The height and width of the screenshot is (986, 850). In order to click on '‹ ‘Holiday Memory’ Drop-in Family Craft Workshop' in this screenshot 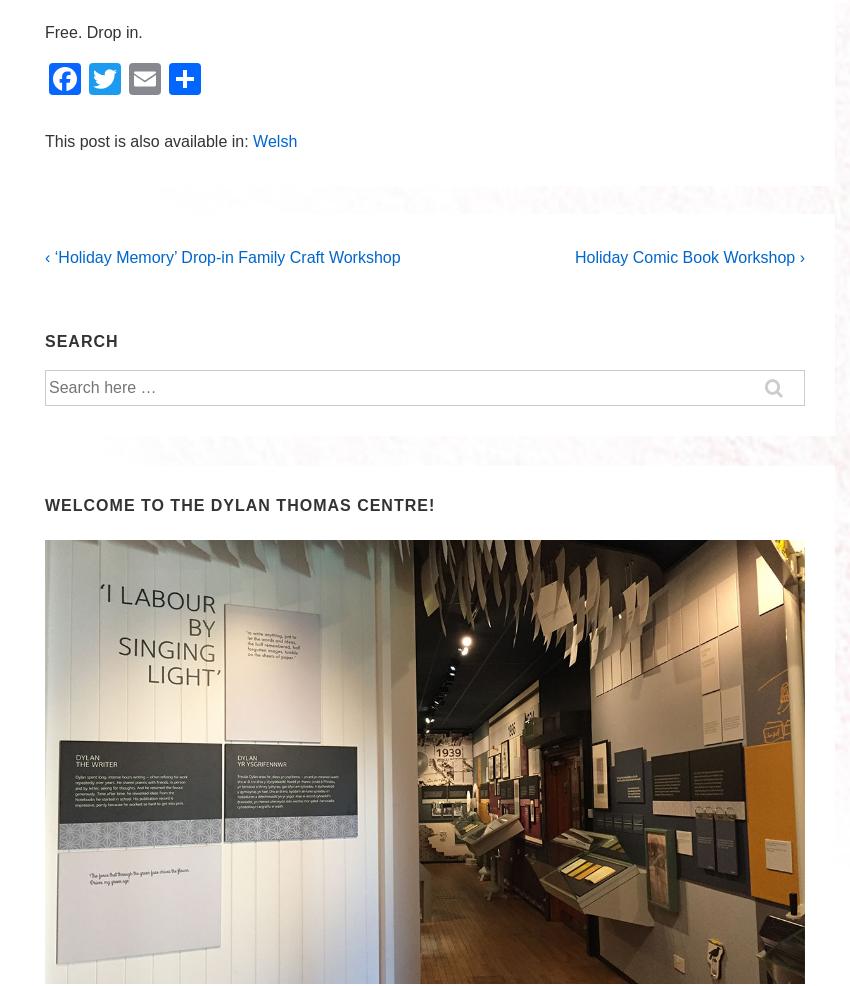, I will do `click(222, 256)`.